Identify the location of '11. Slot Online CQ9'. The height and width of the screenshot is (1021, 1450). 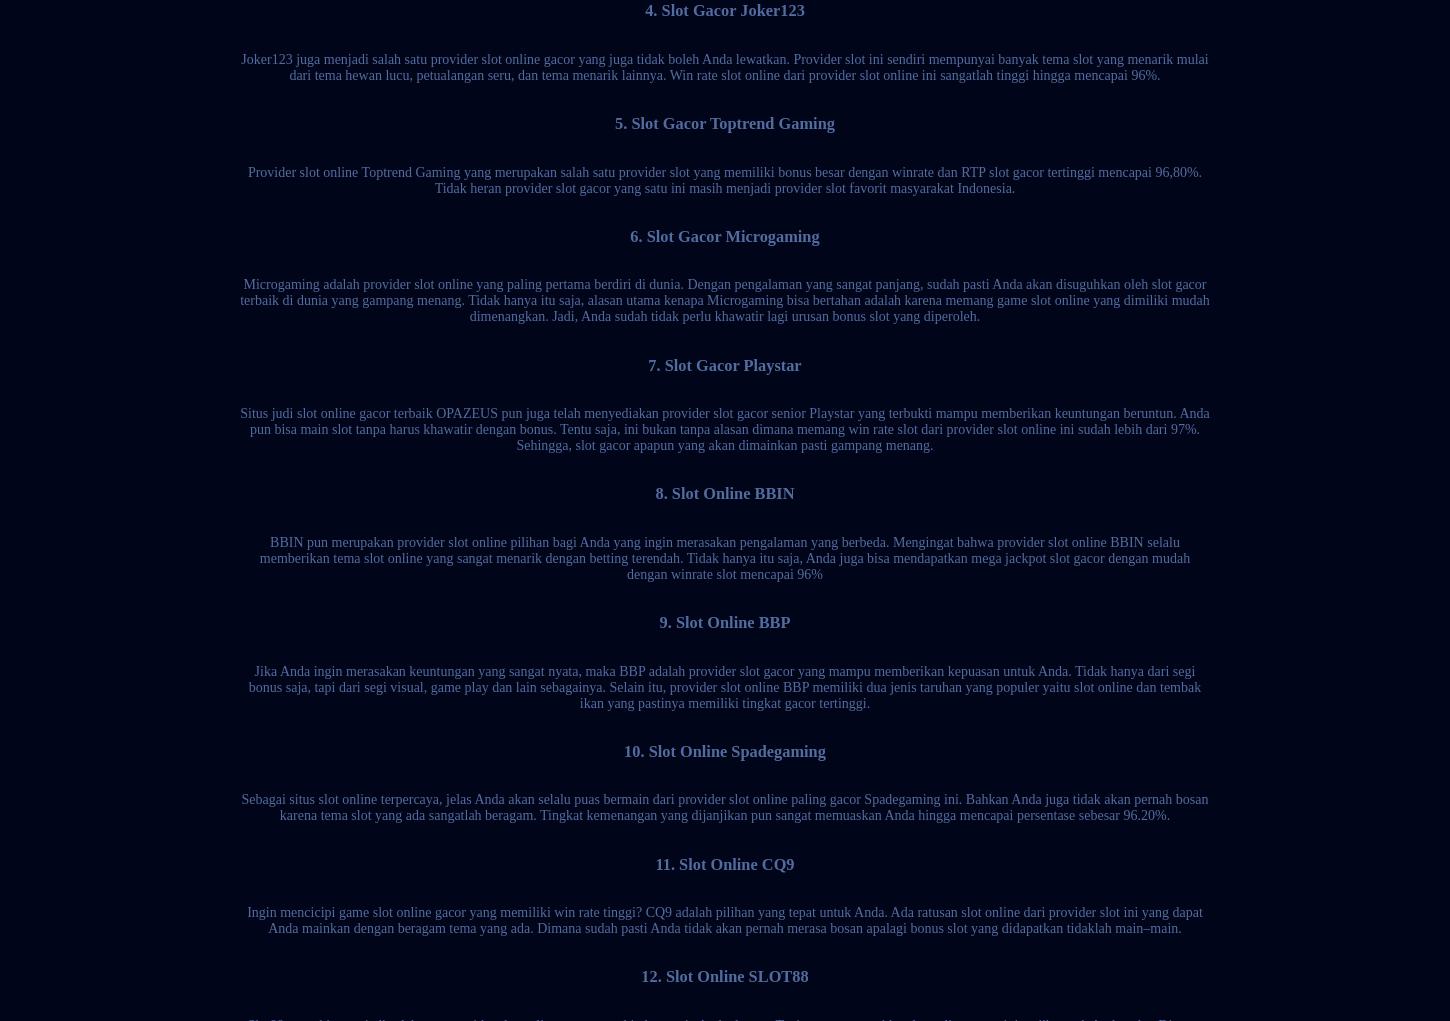
(723, 863).